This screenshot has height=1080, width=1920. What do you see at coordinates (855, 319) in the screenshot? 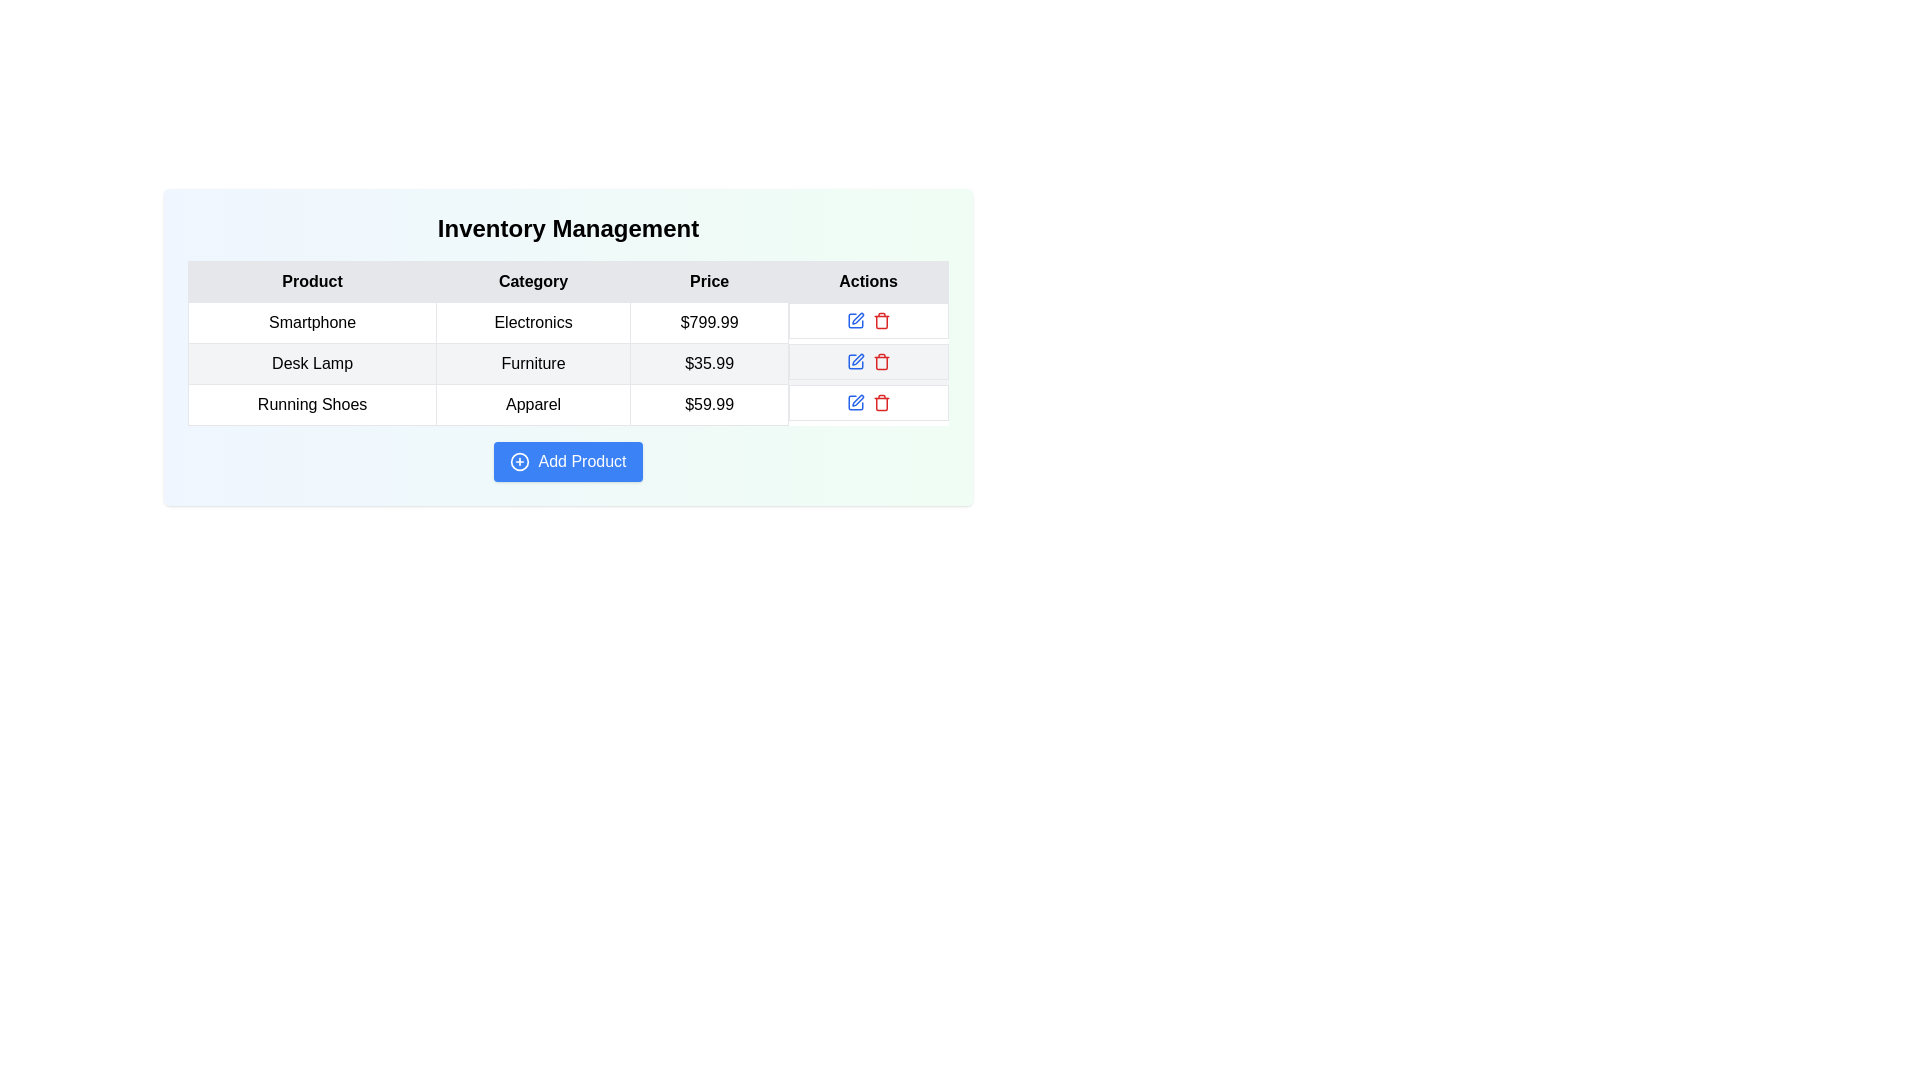
I see `the rectangular SVG icon with rounded corners in the 'Actions' section of the table, specifically in the row labeled 'Furniture'` at bounding box center [855, 319].